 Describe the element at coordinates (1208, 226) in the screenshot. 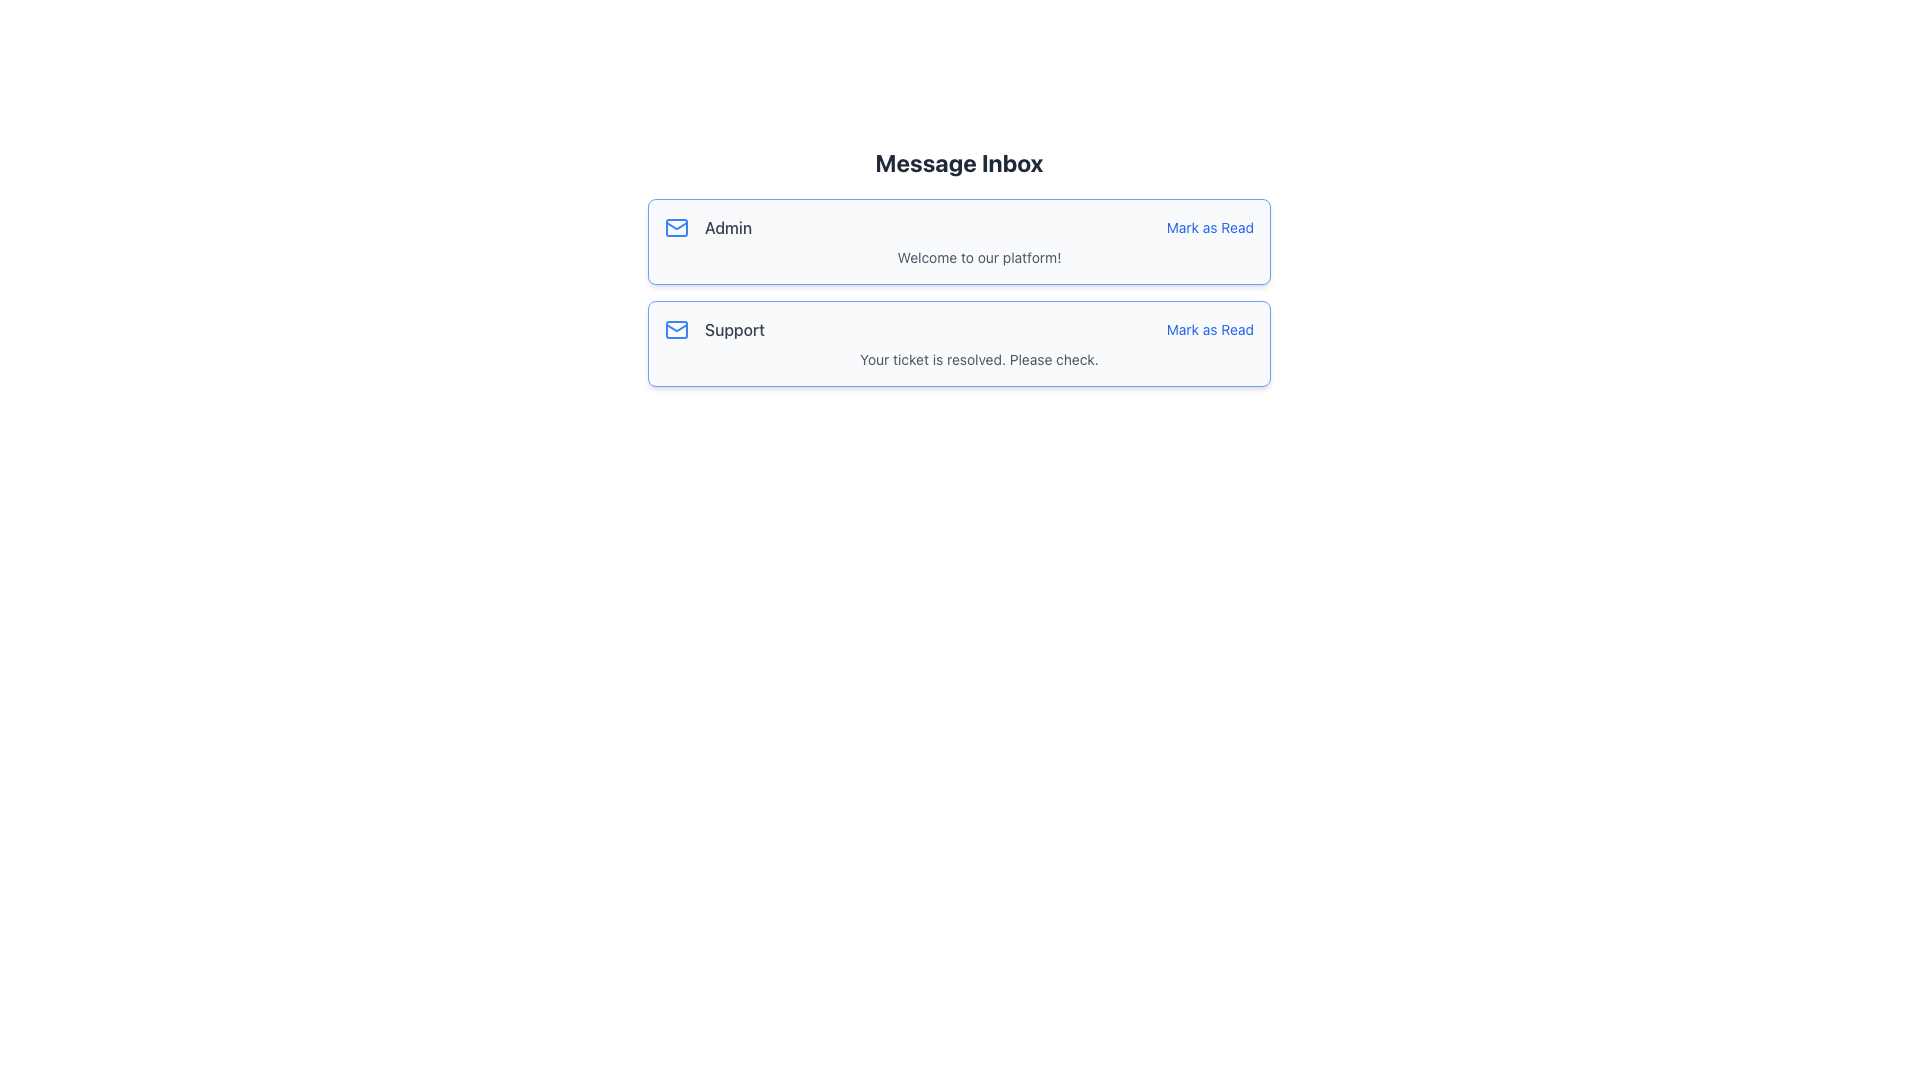

I see `the 'Mark as Read' hyperlink located in the top notification box of the 'Message Inbox' interface to mark the message as read` at that location.